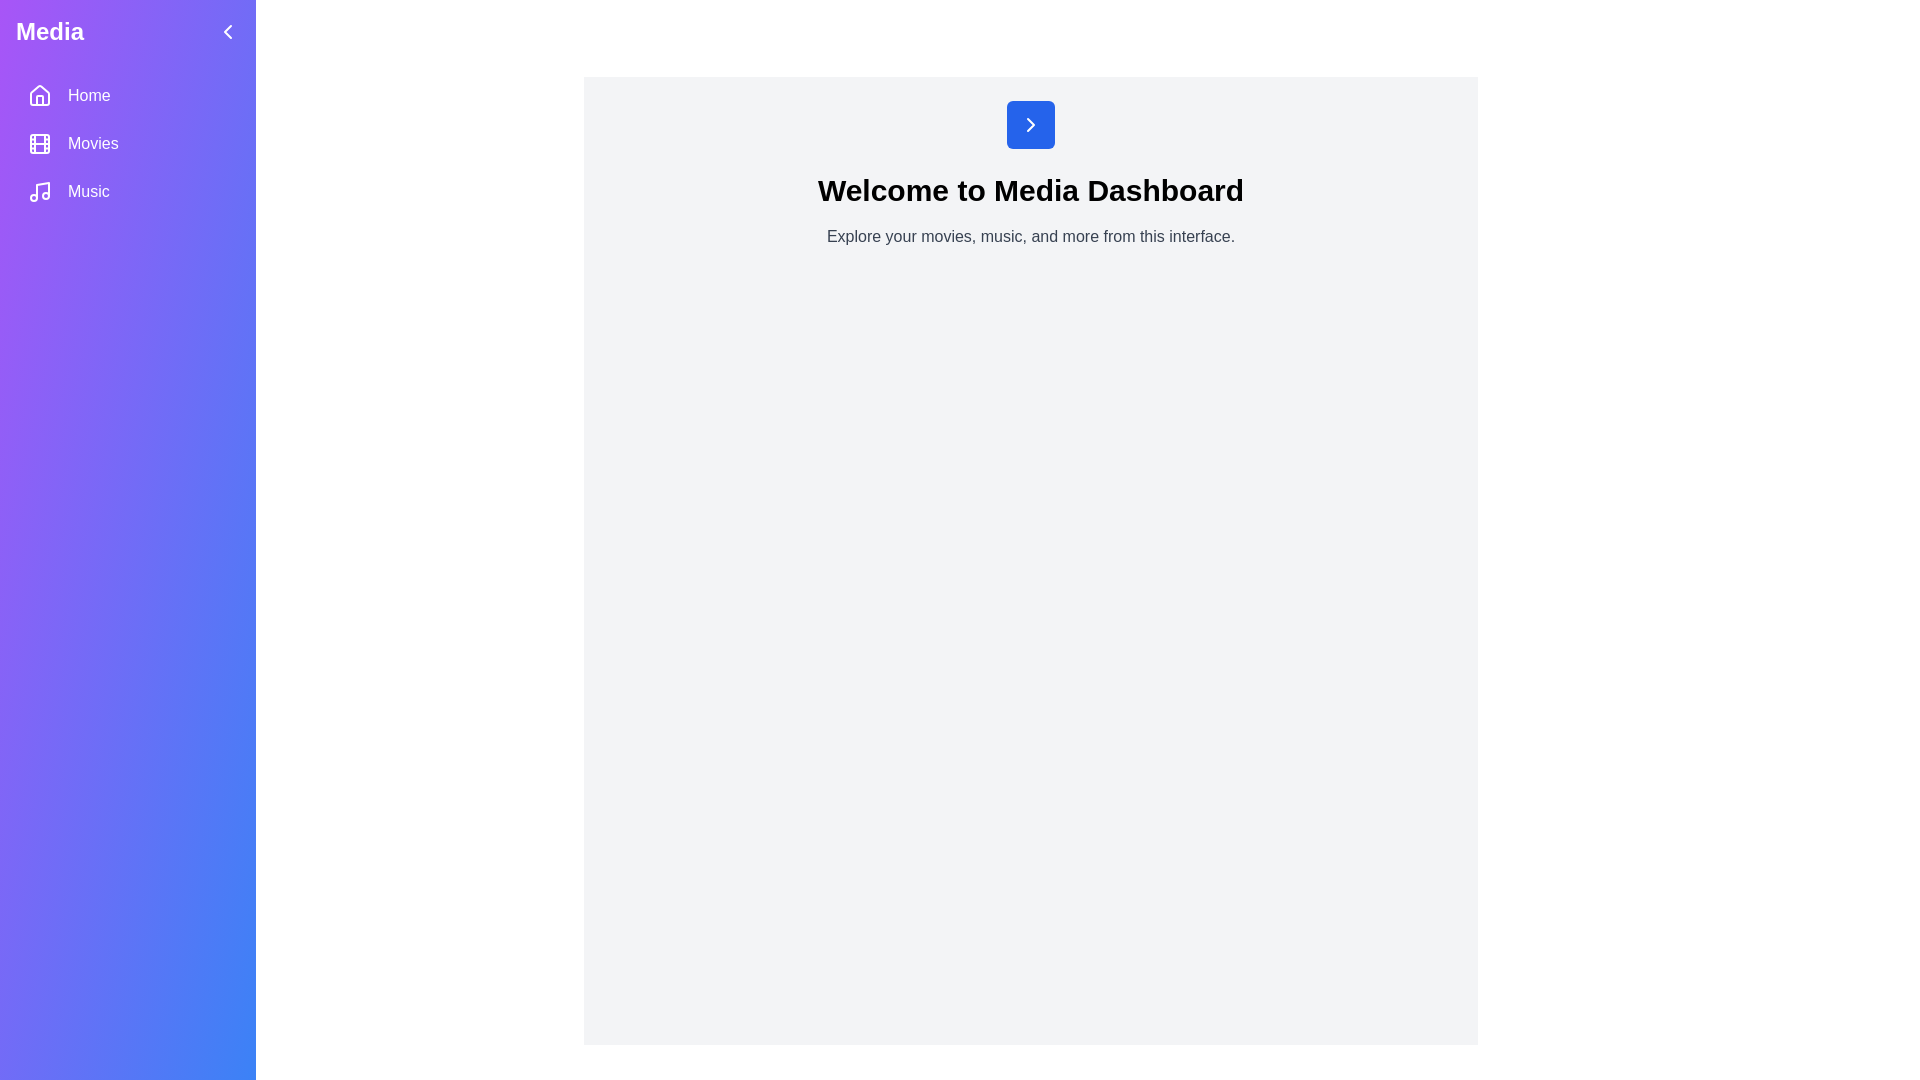 The image size is (1920, 1080). I want to click on the Music section in the sidebar, so click(127, 192).